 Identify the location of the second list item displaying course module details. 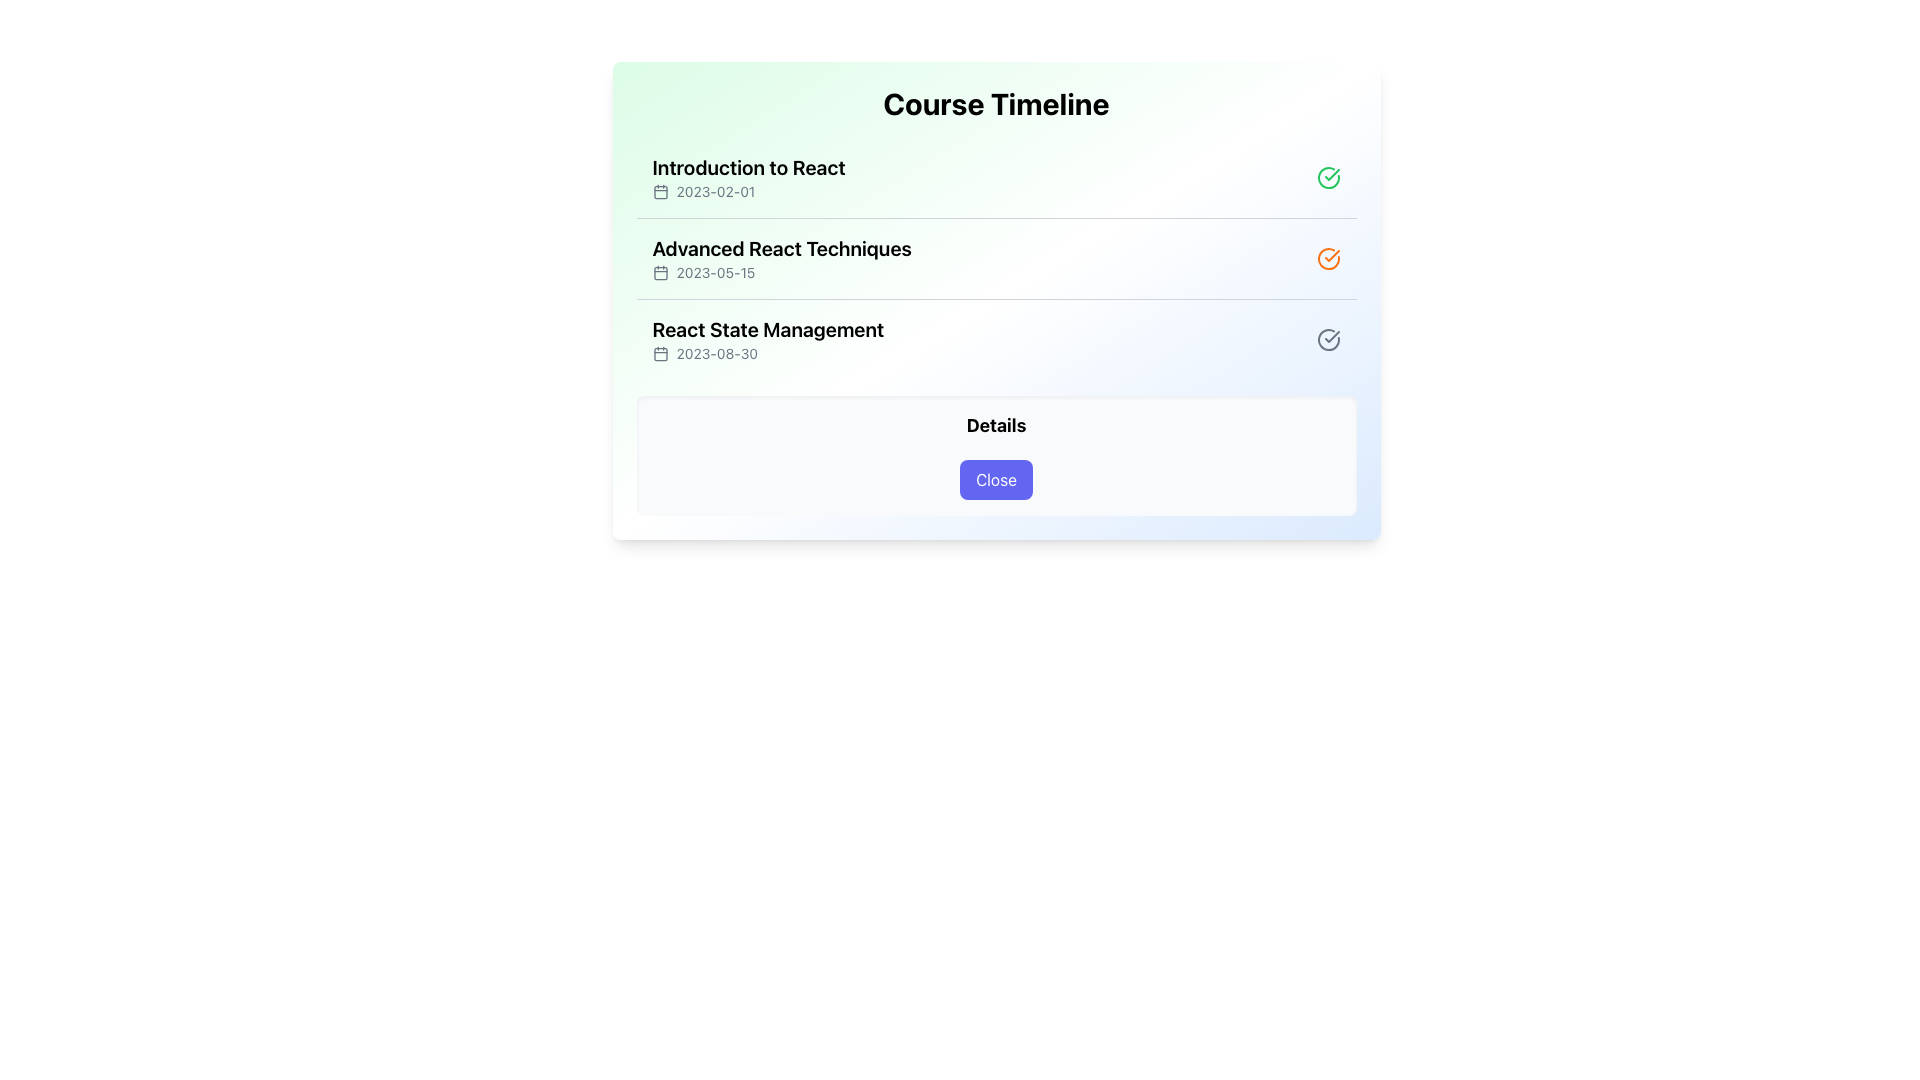
(781, 257).